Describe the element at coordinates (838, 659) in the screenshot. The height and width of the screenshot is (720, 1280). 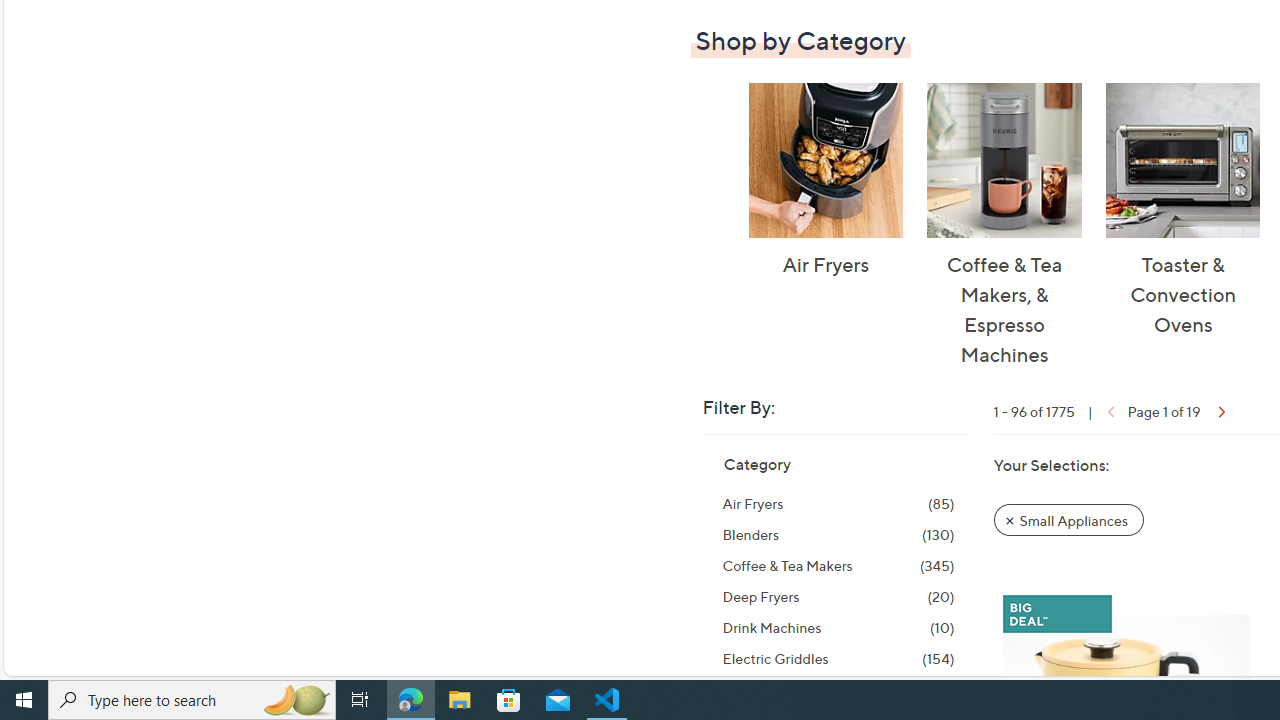
I see `'Electric Griddles, 154 items'` at that location.